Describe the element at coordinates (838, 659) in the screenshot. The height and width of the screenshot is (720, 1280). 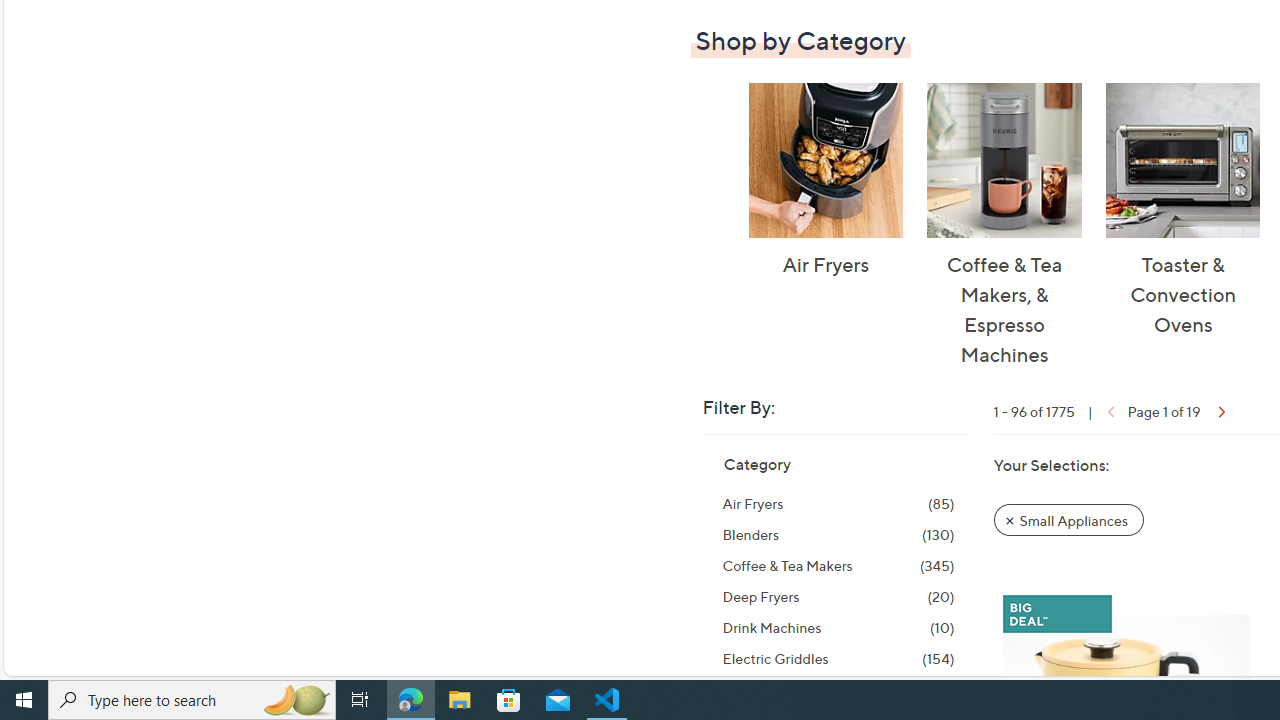
I see `'Electric Griddles, 154 items'` at that location.